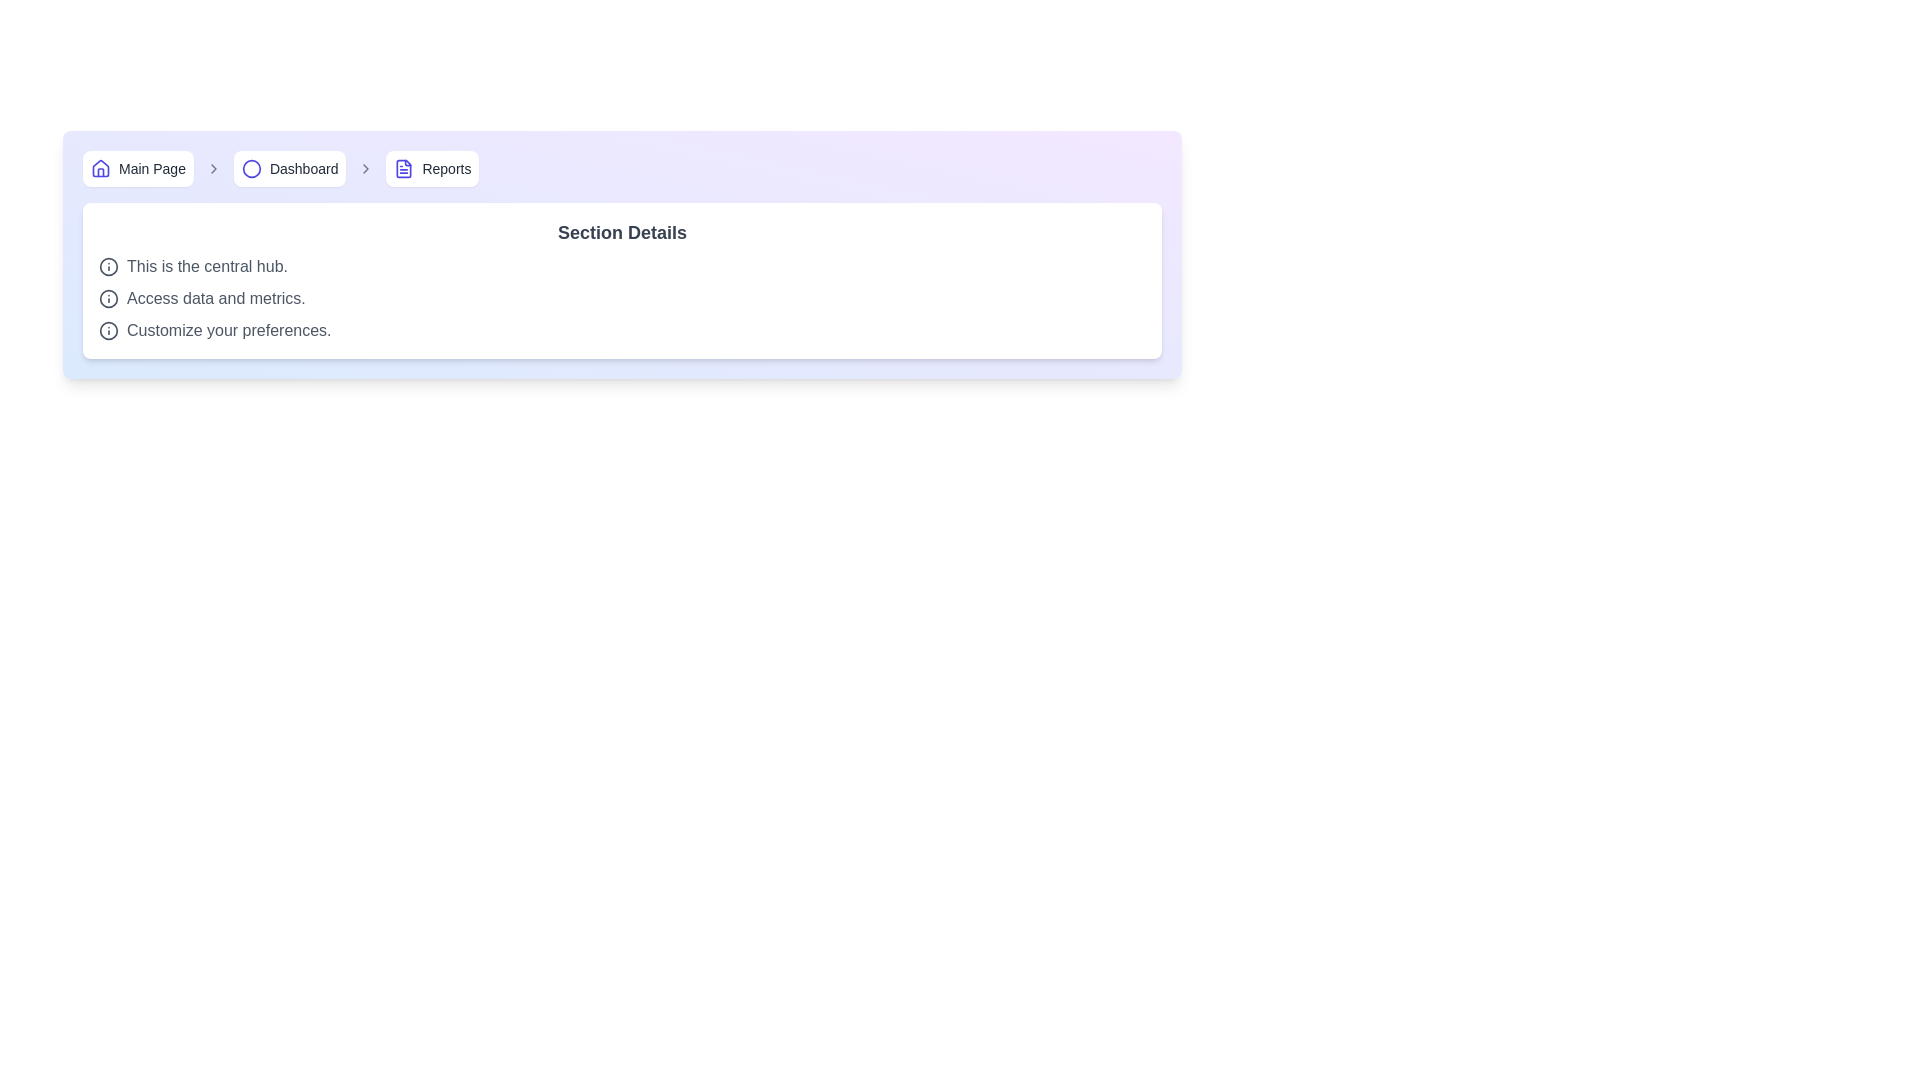  Describe the element at coordinates (99, 168) in the screenshot. I see `the 'Main Page' icon in the breadcrumb navigation located at the top-left corner of the interface` at that location.